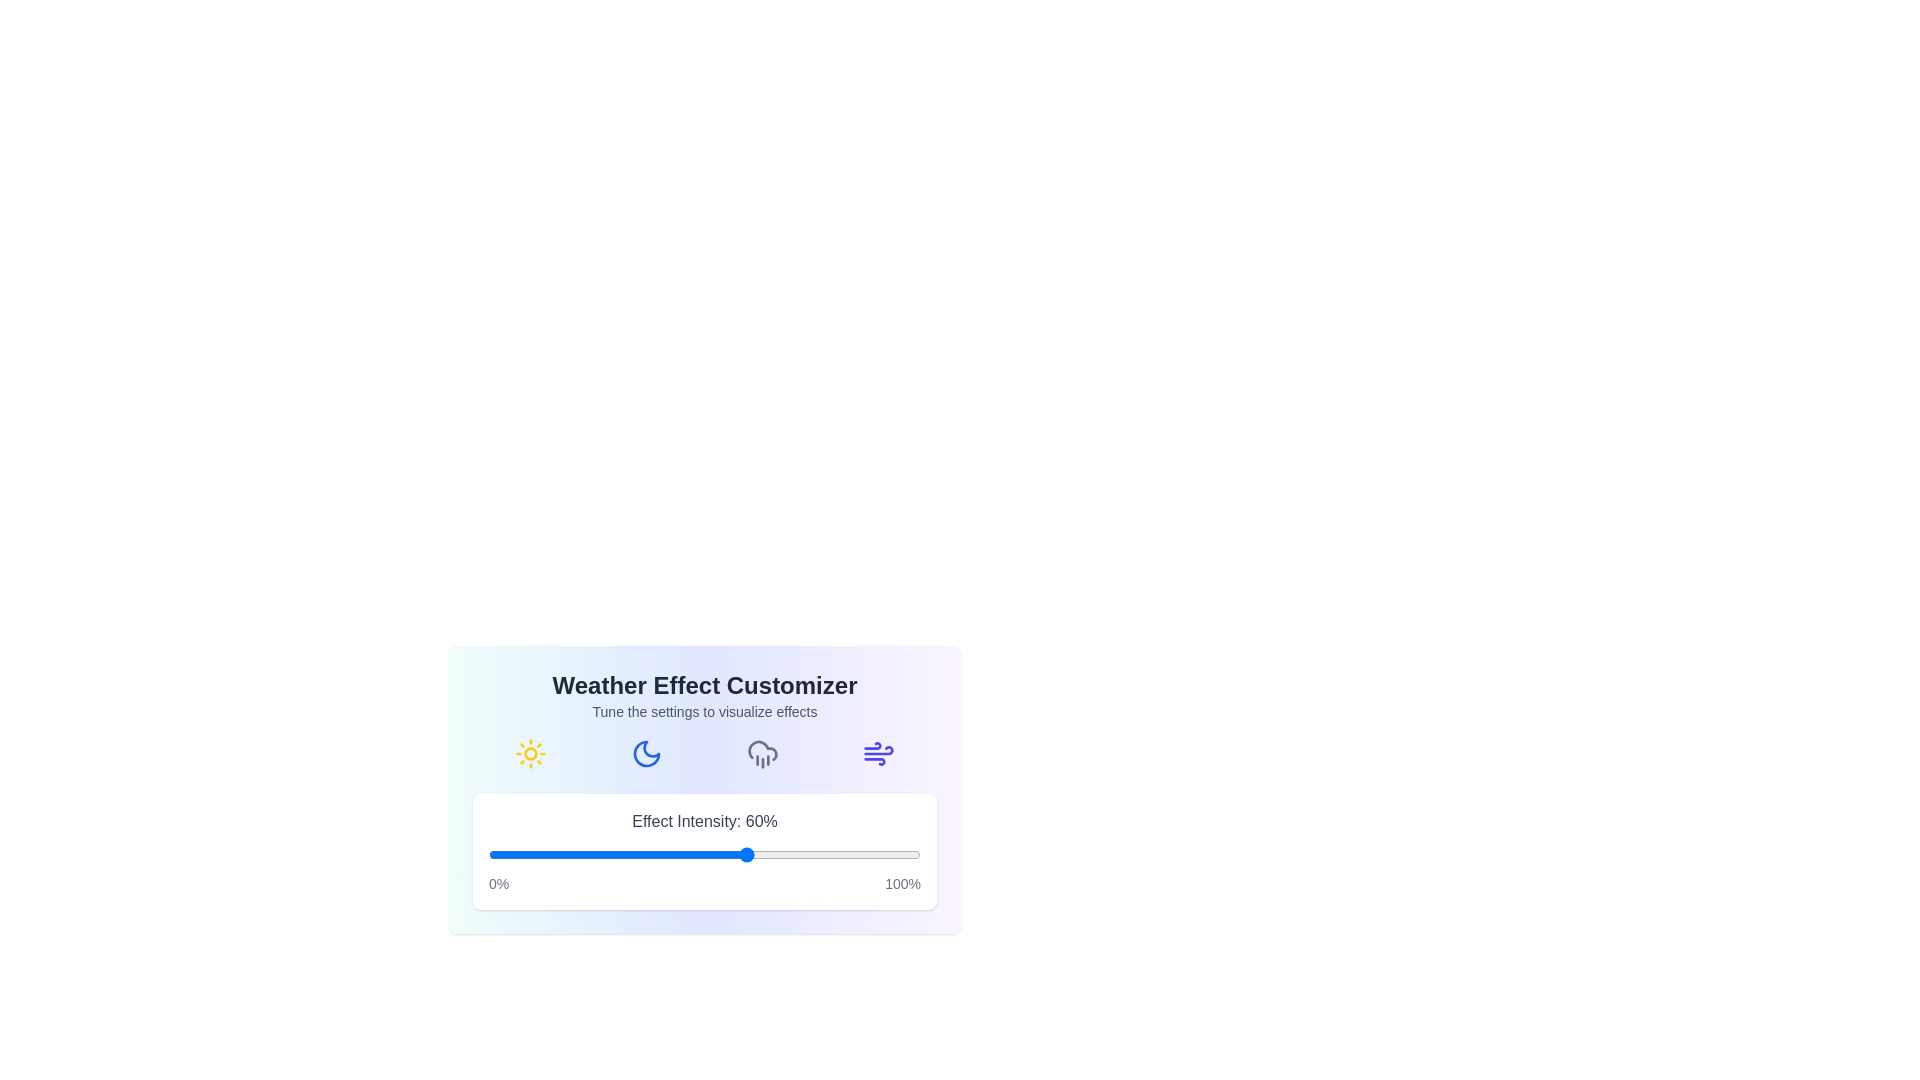  What do you see at coordinates (877, 855) in the screenshot?
I see `the effect intensity` at bounding box center [877, 855].